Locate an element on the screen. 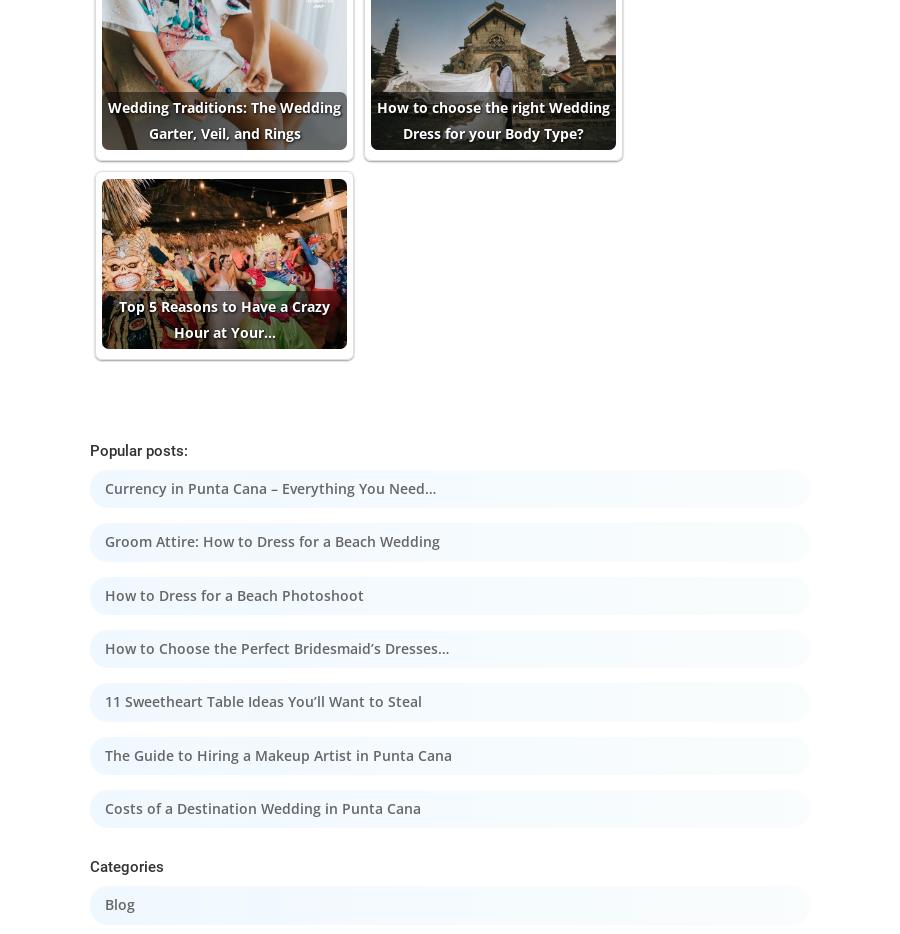  'The Guide to Hiring a Makeup Artist in Punta Cana' is located at coordinates (277, 754).